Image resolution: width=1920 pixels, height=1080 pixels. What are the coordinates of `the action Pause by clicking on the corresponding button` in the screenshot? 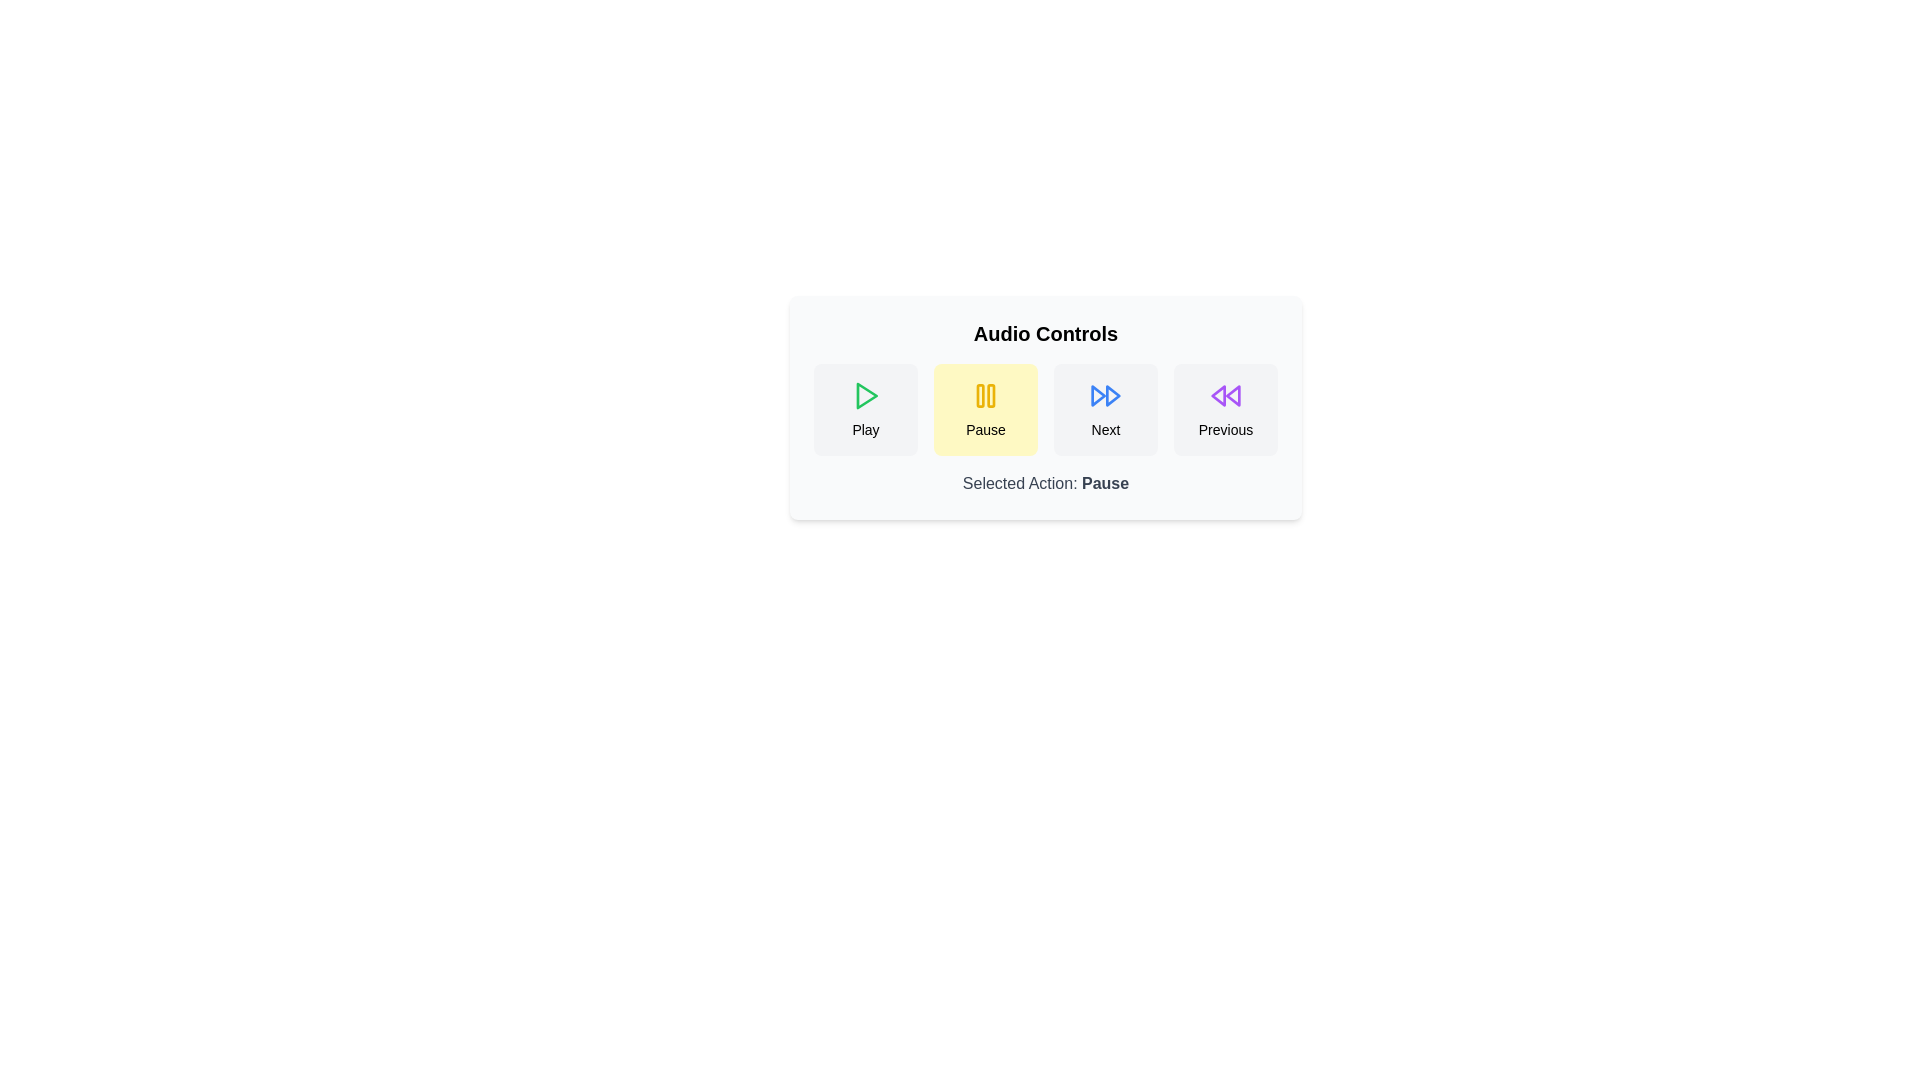 It's located at (985, 408).